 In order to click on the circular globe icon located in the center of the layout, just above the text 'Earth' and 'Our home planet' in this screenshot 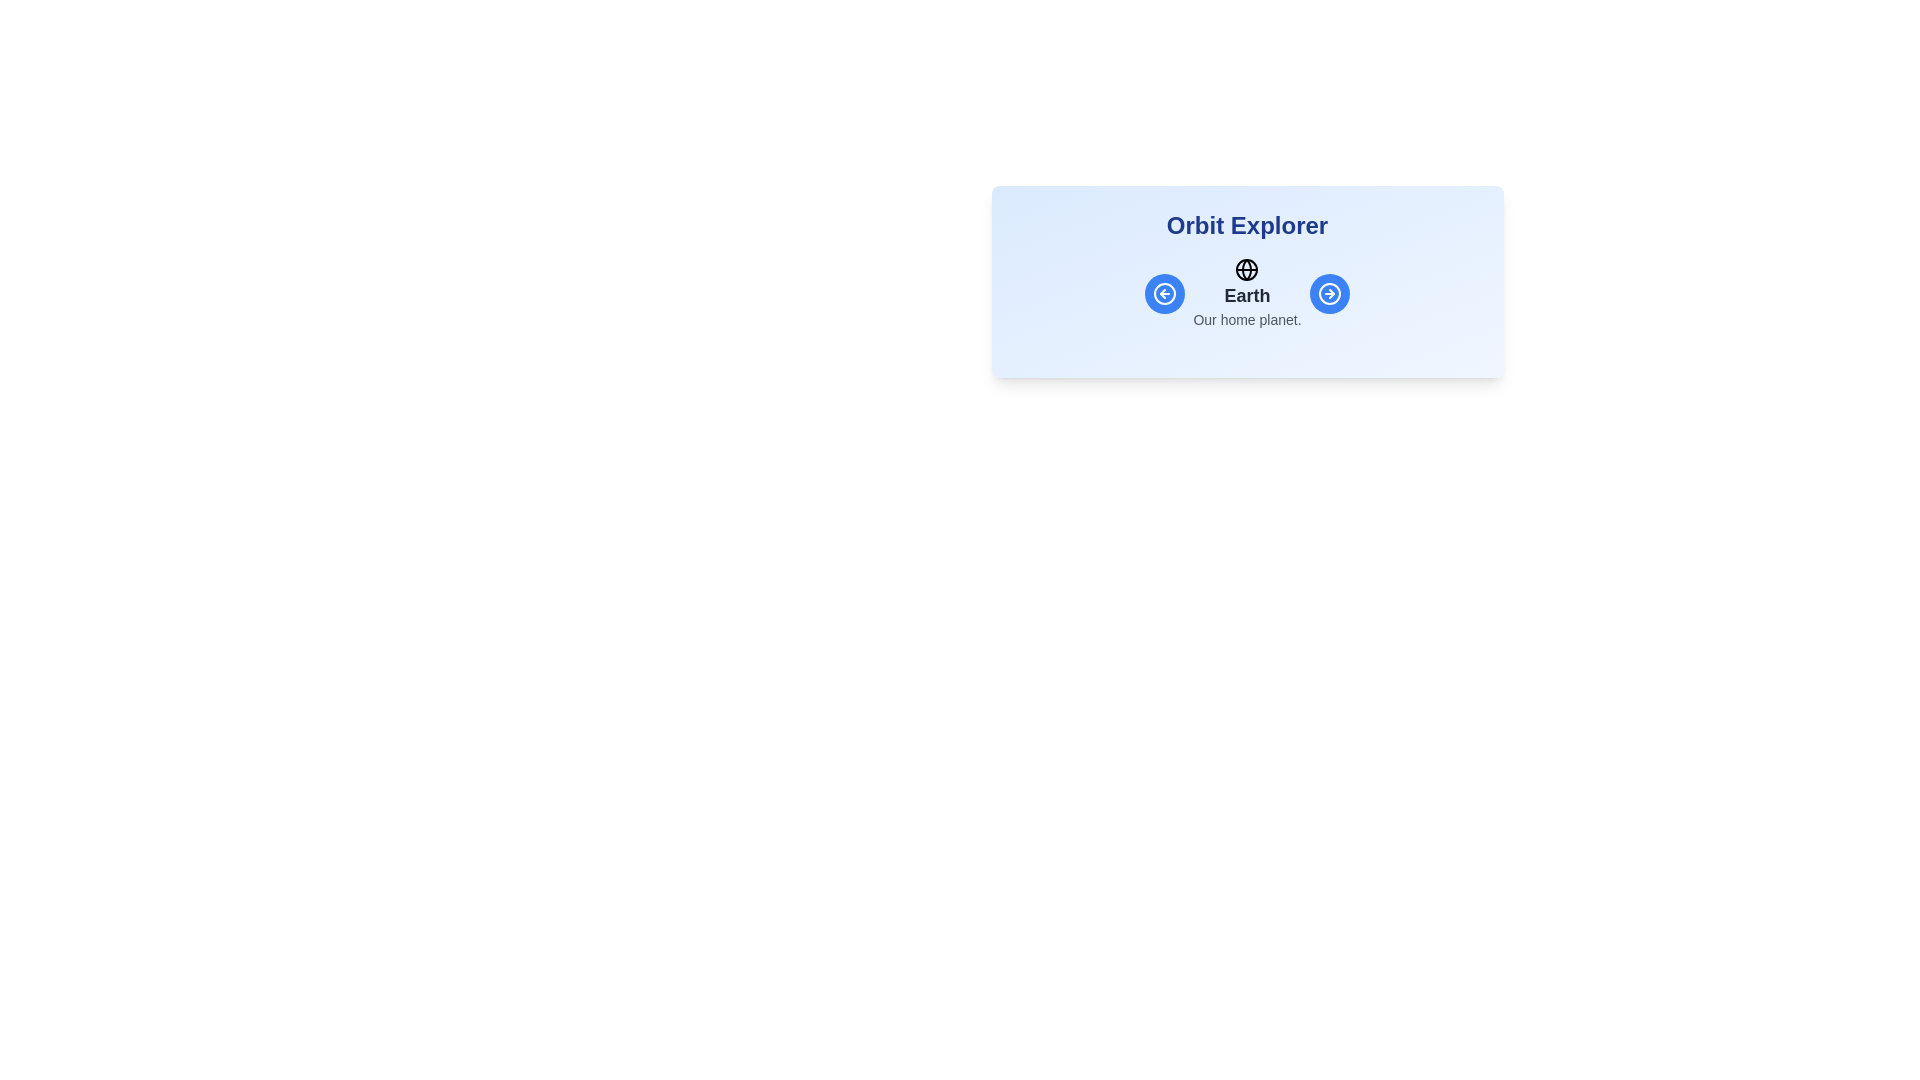, I will do `click(1246, 270)`.